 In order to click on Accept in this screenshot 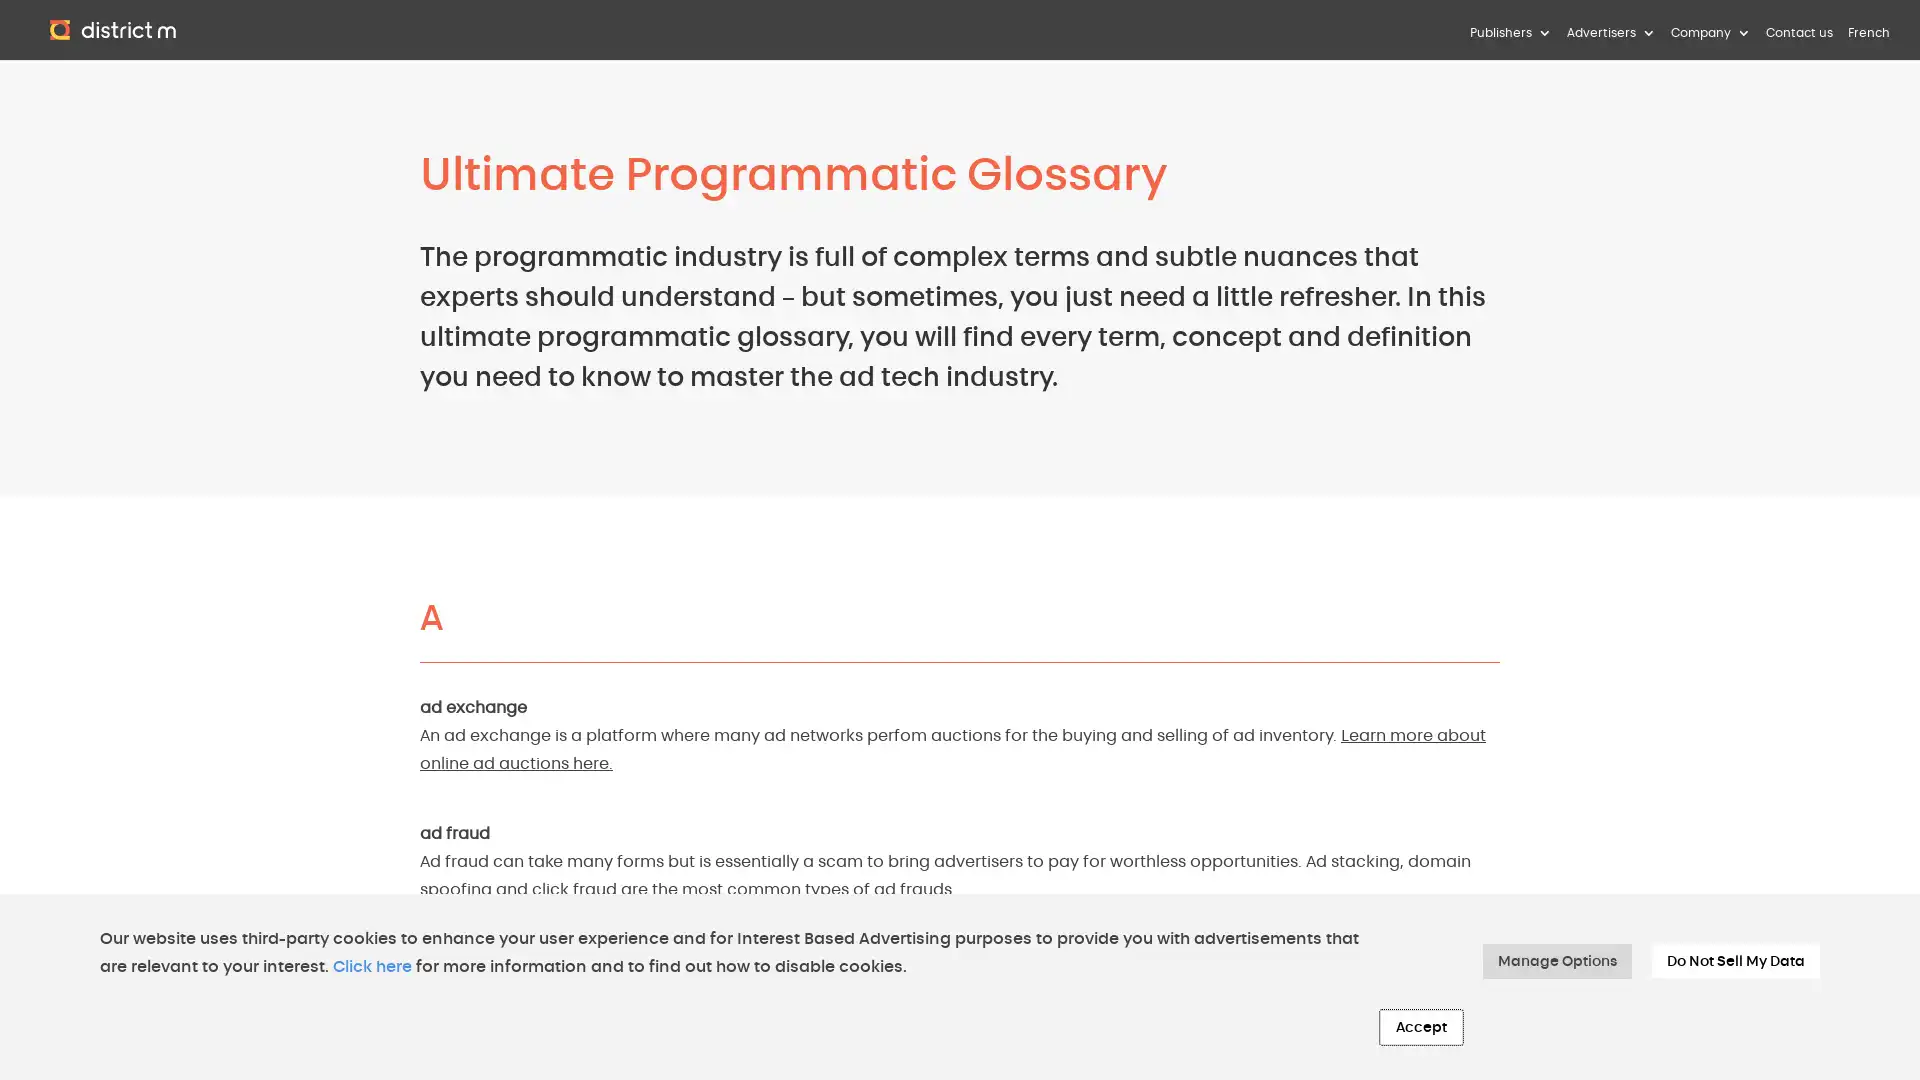, I will do `click(1420, 1027)`.